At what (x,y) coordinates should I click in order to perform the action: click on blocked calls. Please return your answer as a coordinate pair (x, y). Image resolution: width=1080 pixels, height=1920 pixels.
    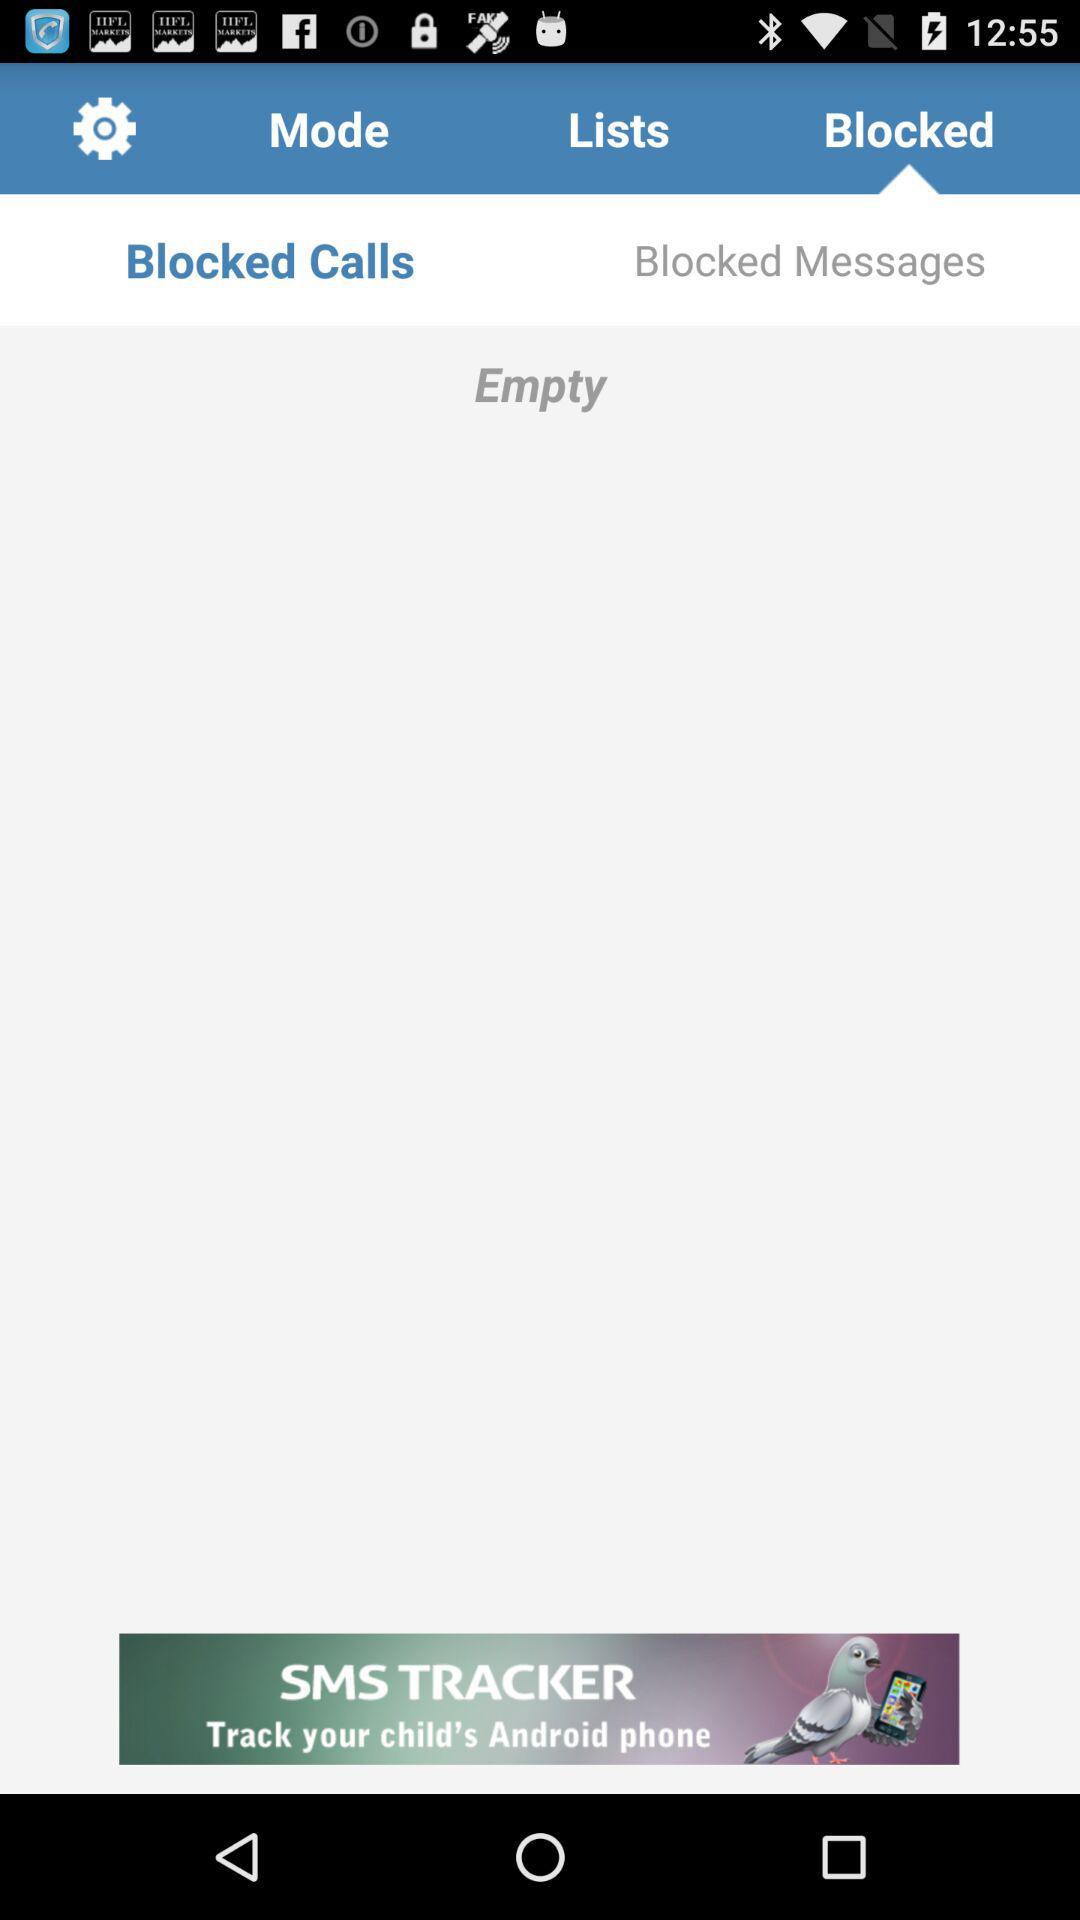
    Looking at the image, I should click on (270, 258).